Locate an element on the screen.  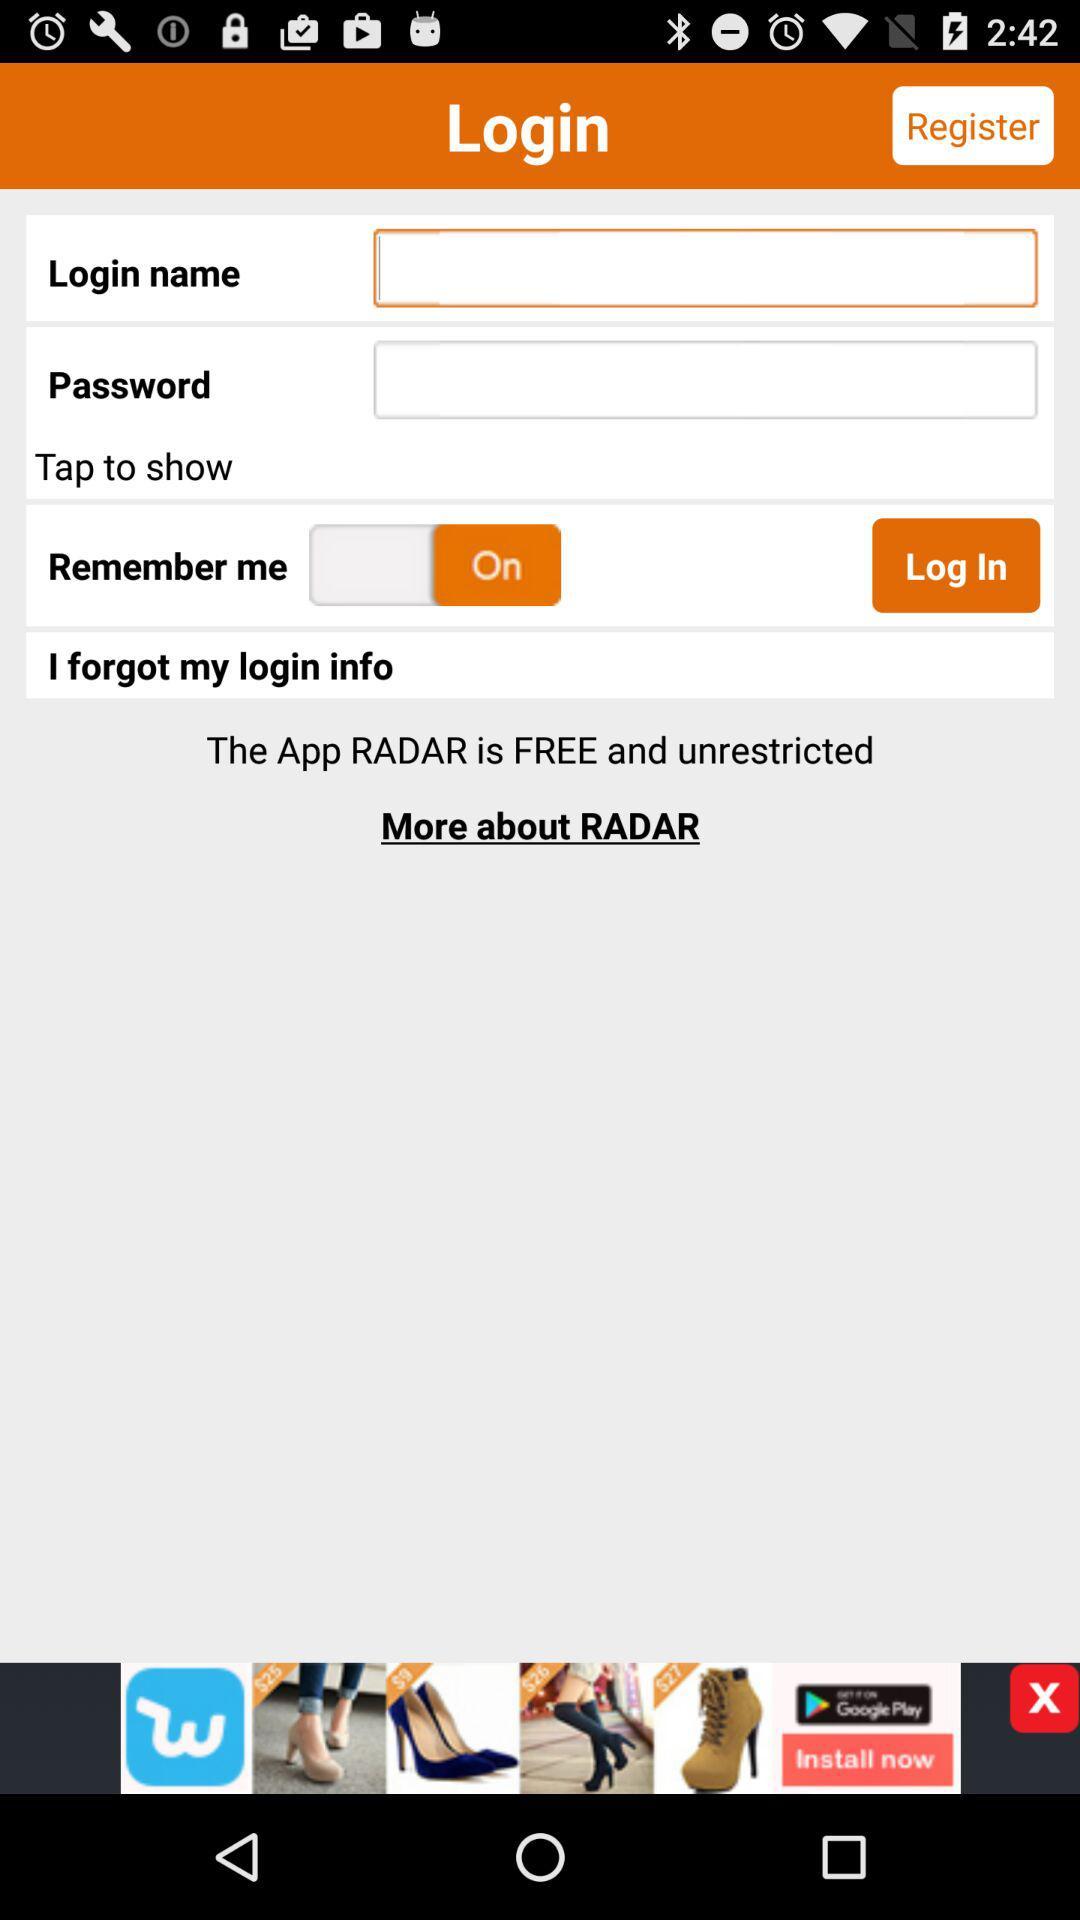
type your login name is located at coordinates (705, 267).